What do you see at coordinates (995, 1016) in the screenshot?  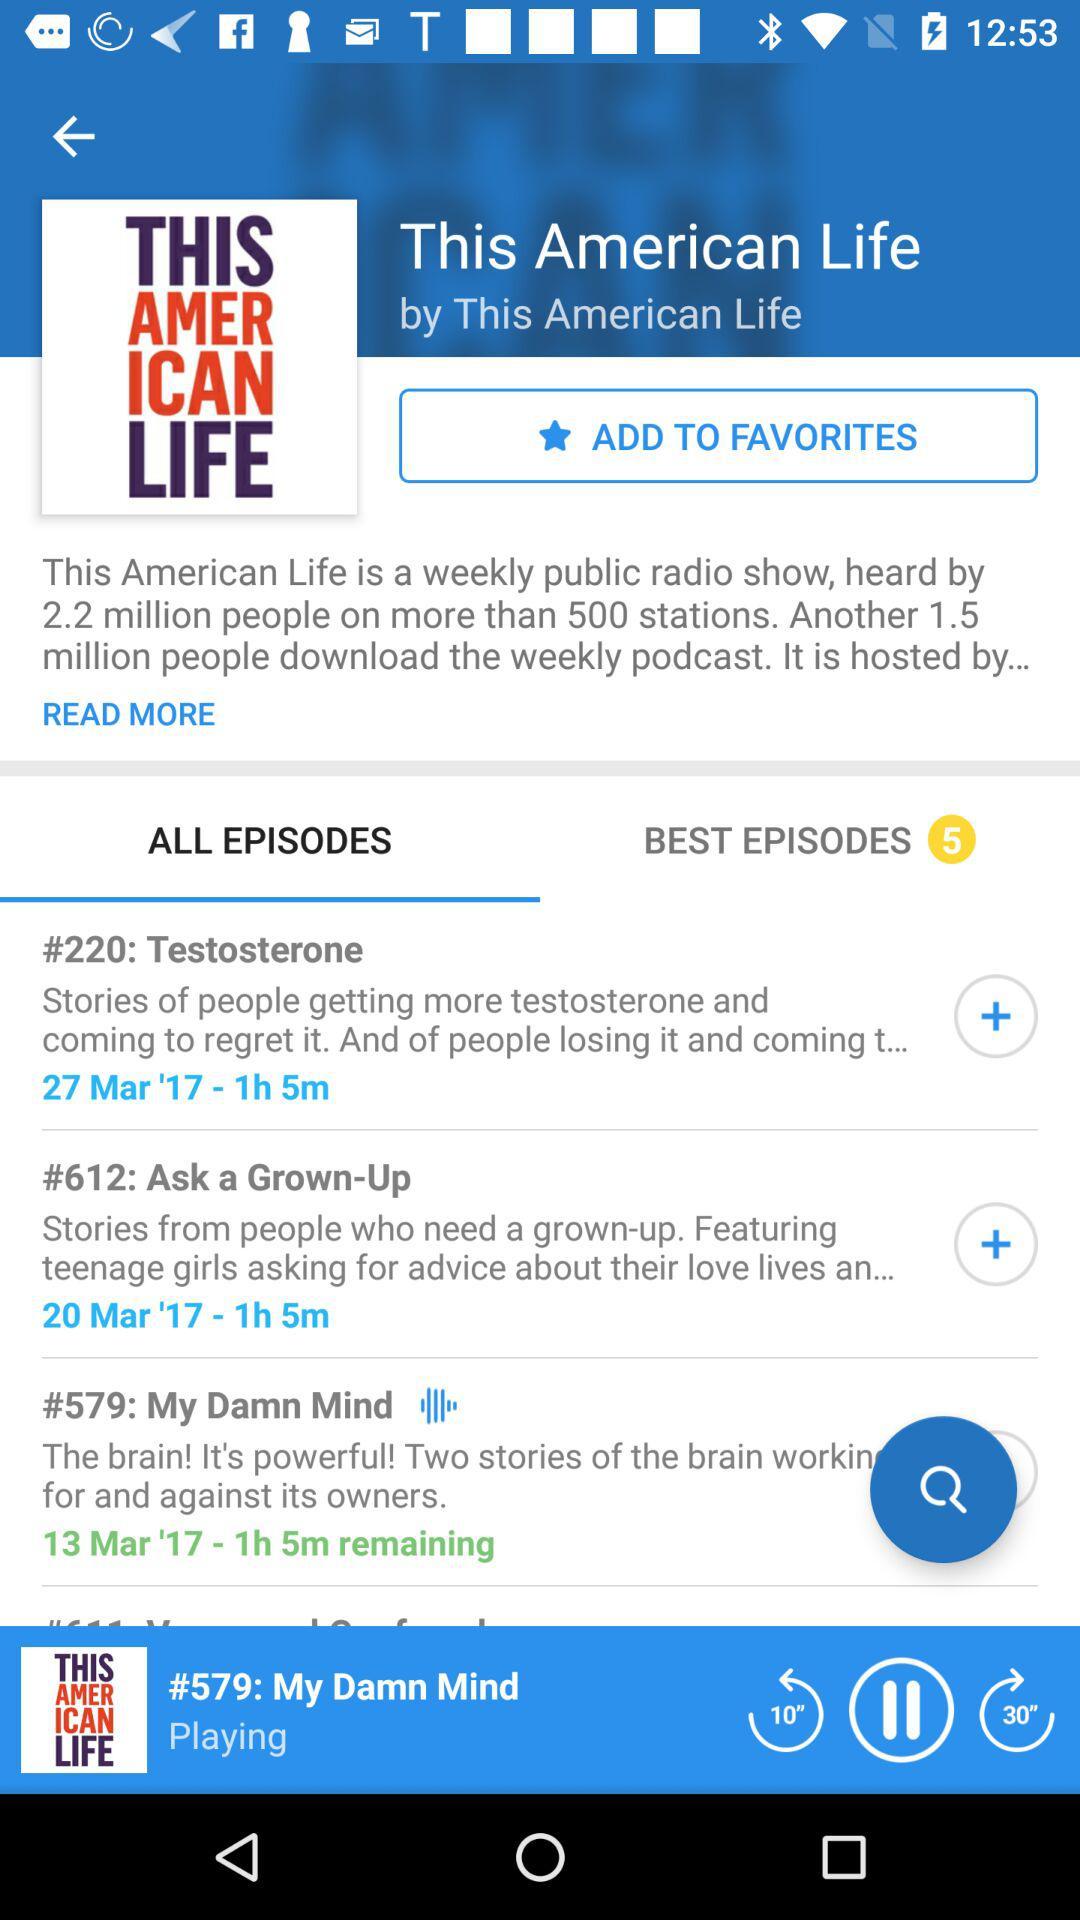 I see `show more` at bounding box center [995, 1016].